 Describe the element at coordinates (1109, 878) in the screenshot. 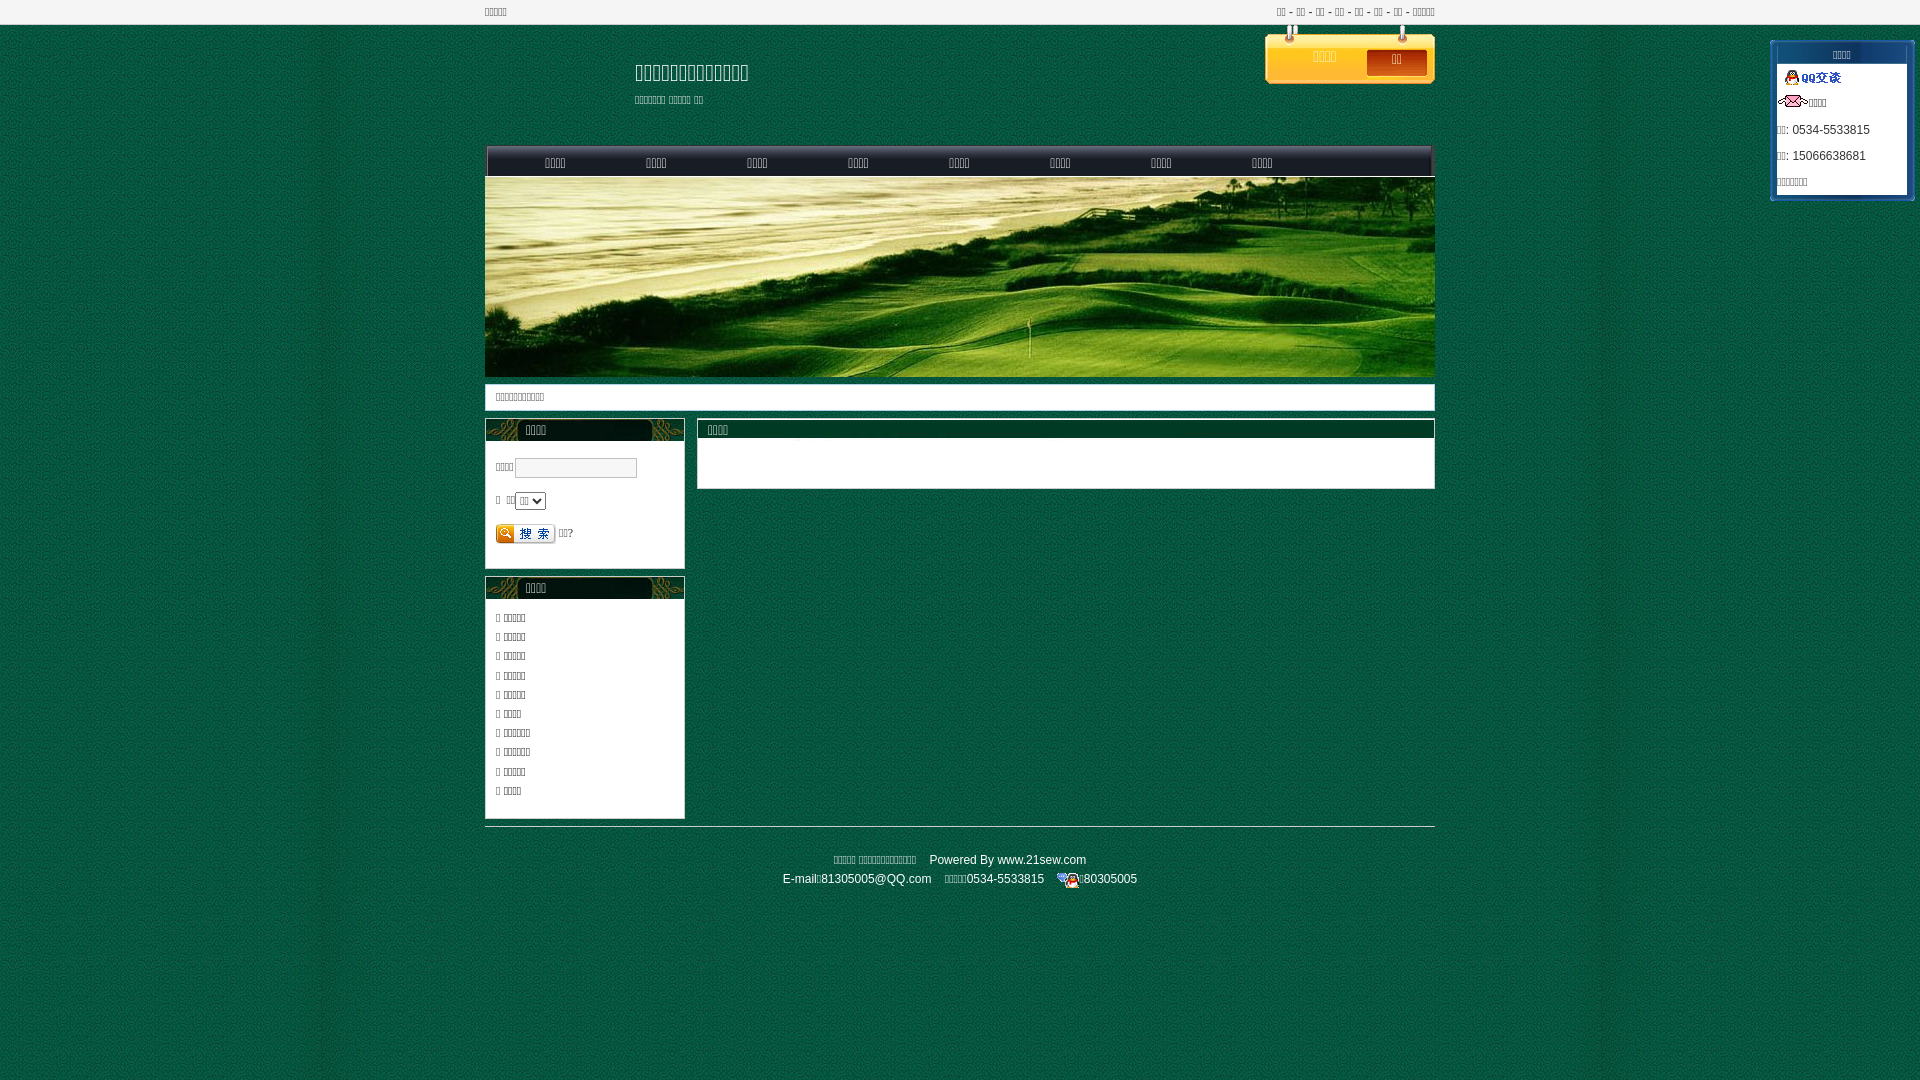

I see `'80305005'` at that location.